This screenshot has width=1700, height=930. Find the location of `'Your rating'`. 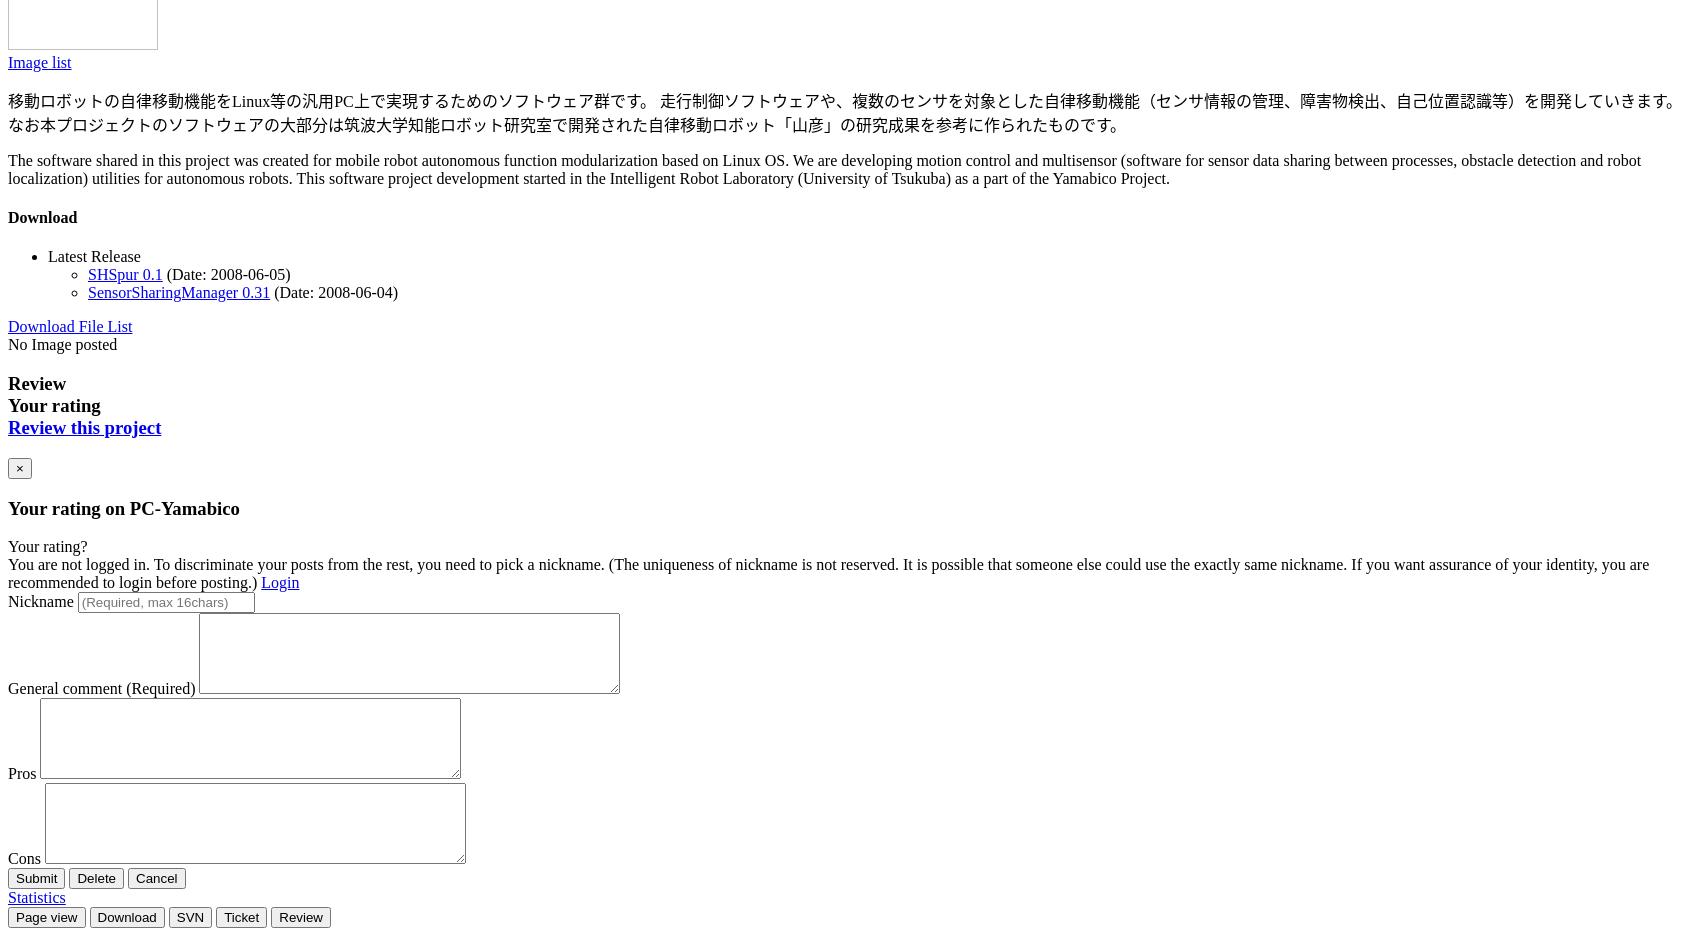

'Your rating' is located at coordinates (54, 405).